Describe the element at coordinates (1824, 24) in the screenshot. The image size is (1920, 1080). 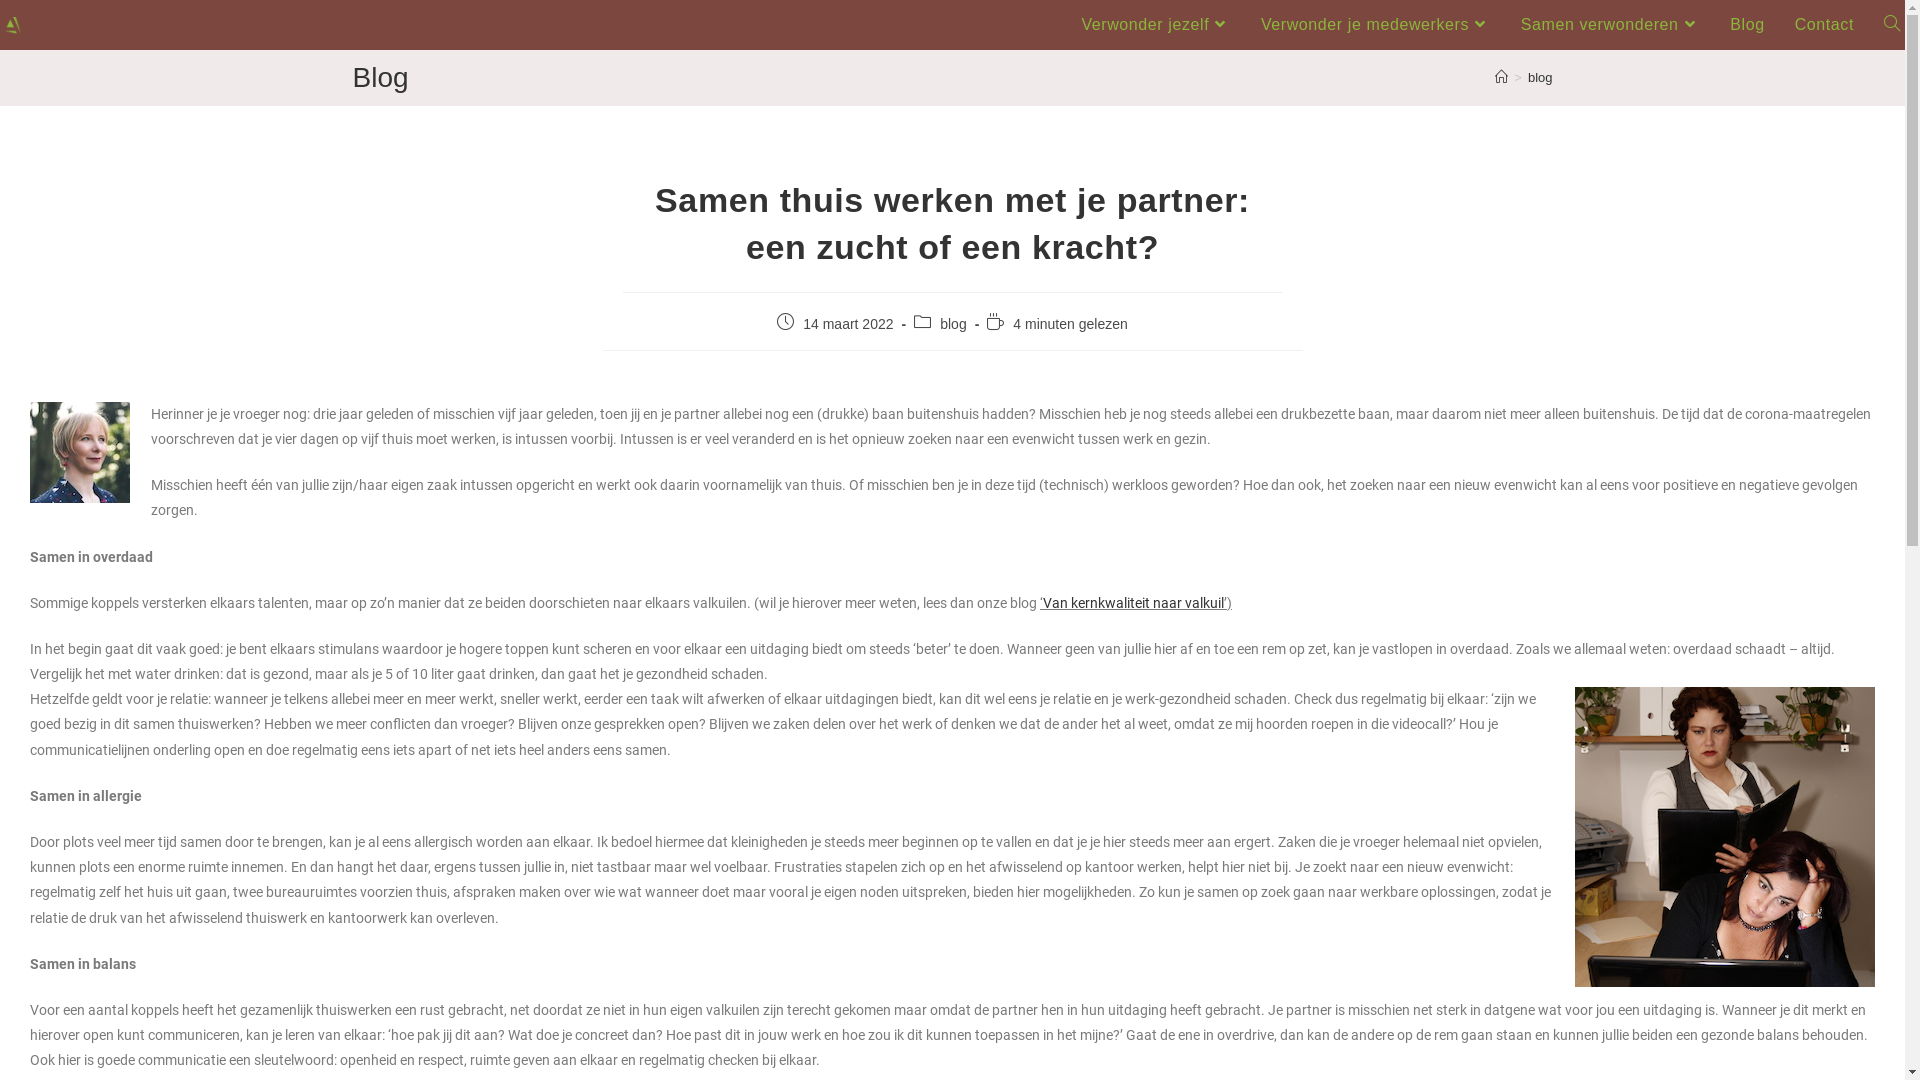
I see `'Contact'` at that location.